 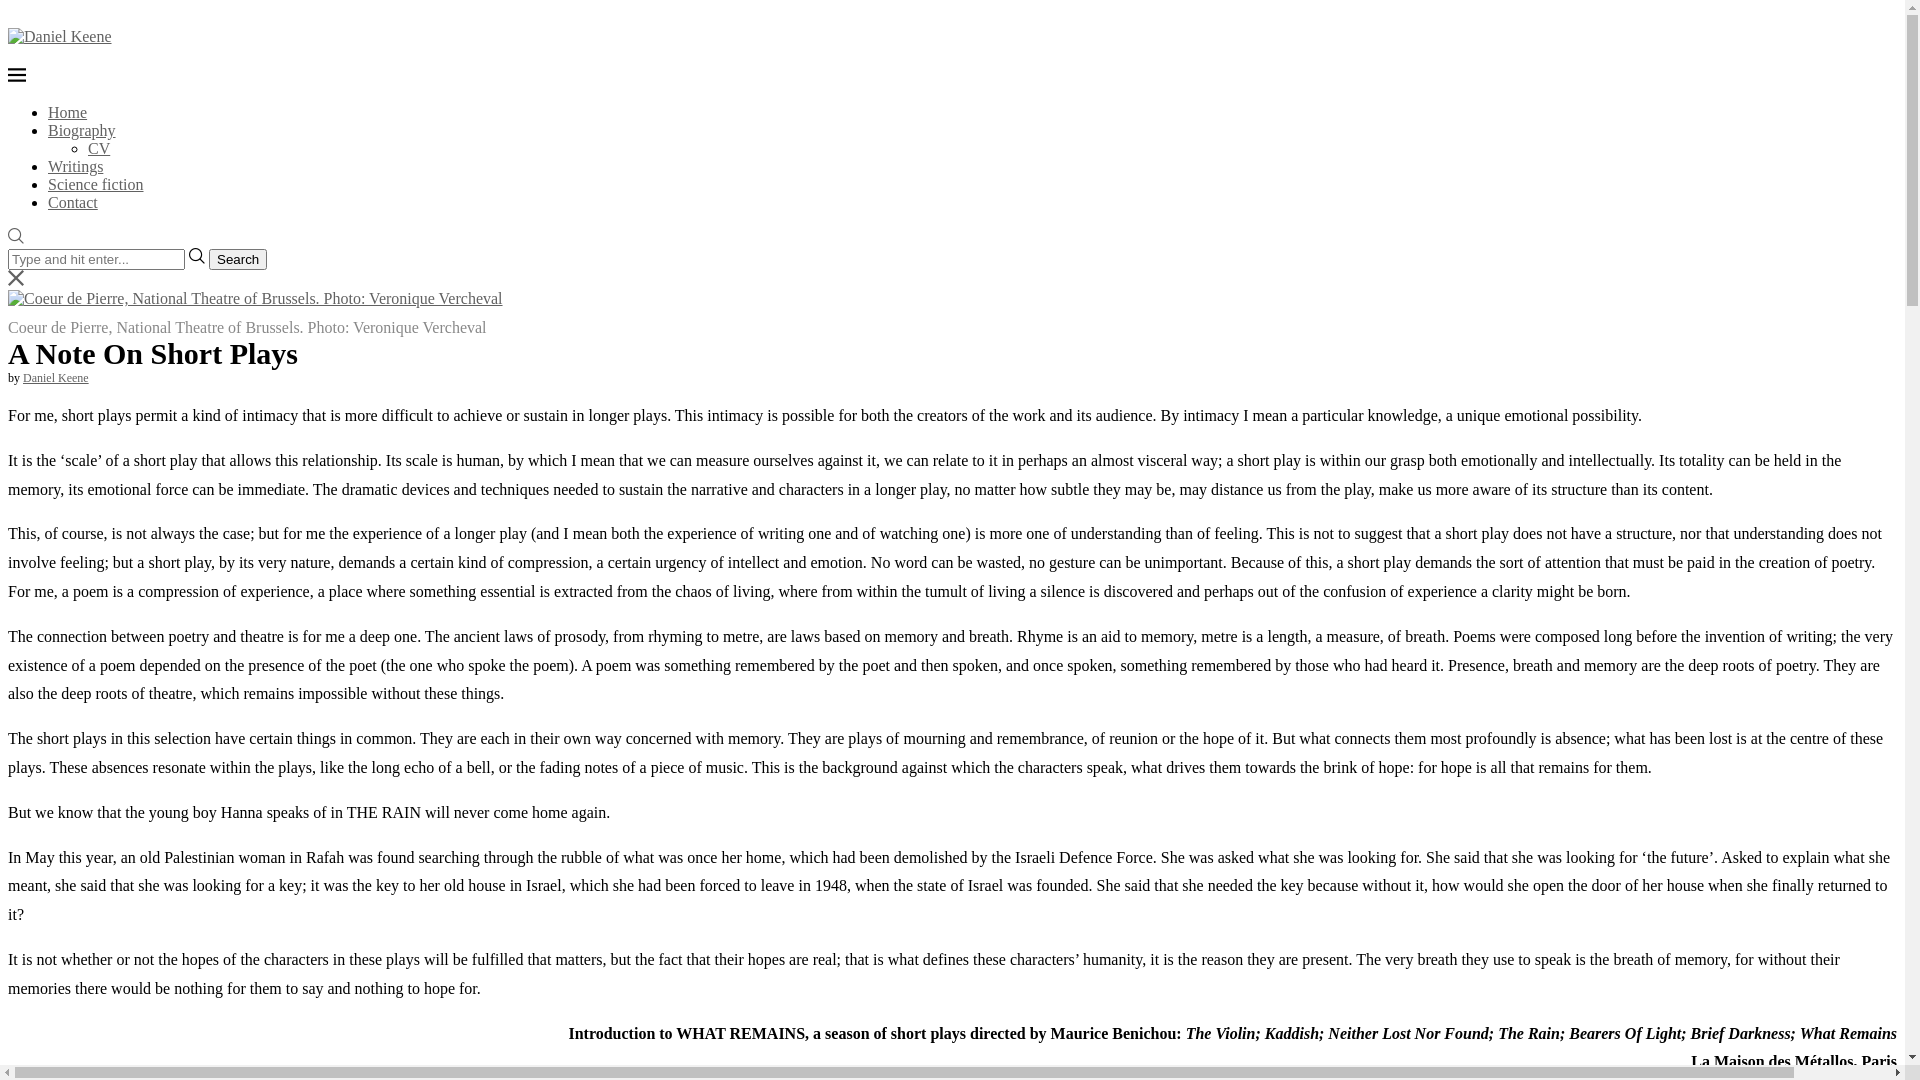 What do you see at coordinates (238, 258) in the screenshot?
I see `'Search'` at bounding box center [238, 258].